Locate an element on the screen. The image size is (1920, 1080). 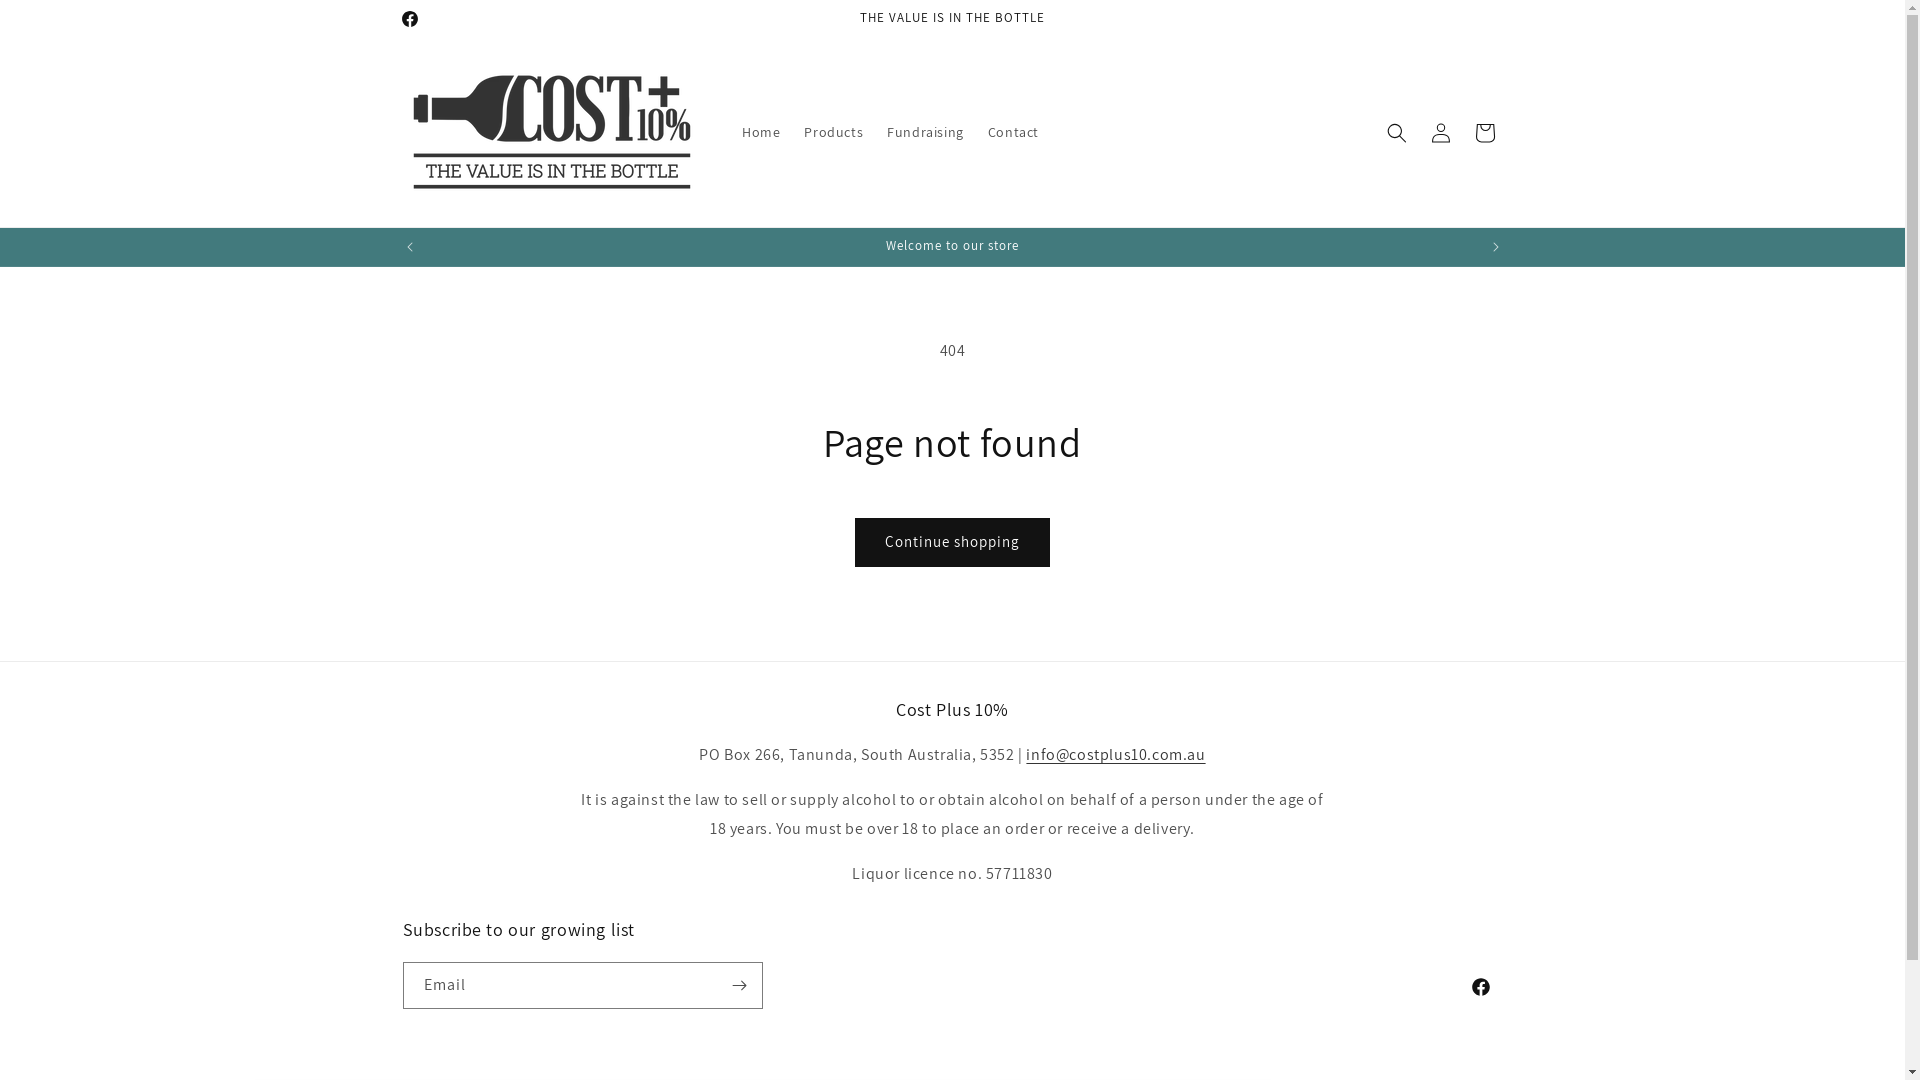
'Home' is located at coordinates (760, 131).